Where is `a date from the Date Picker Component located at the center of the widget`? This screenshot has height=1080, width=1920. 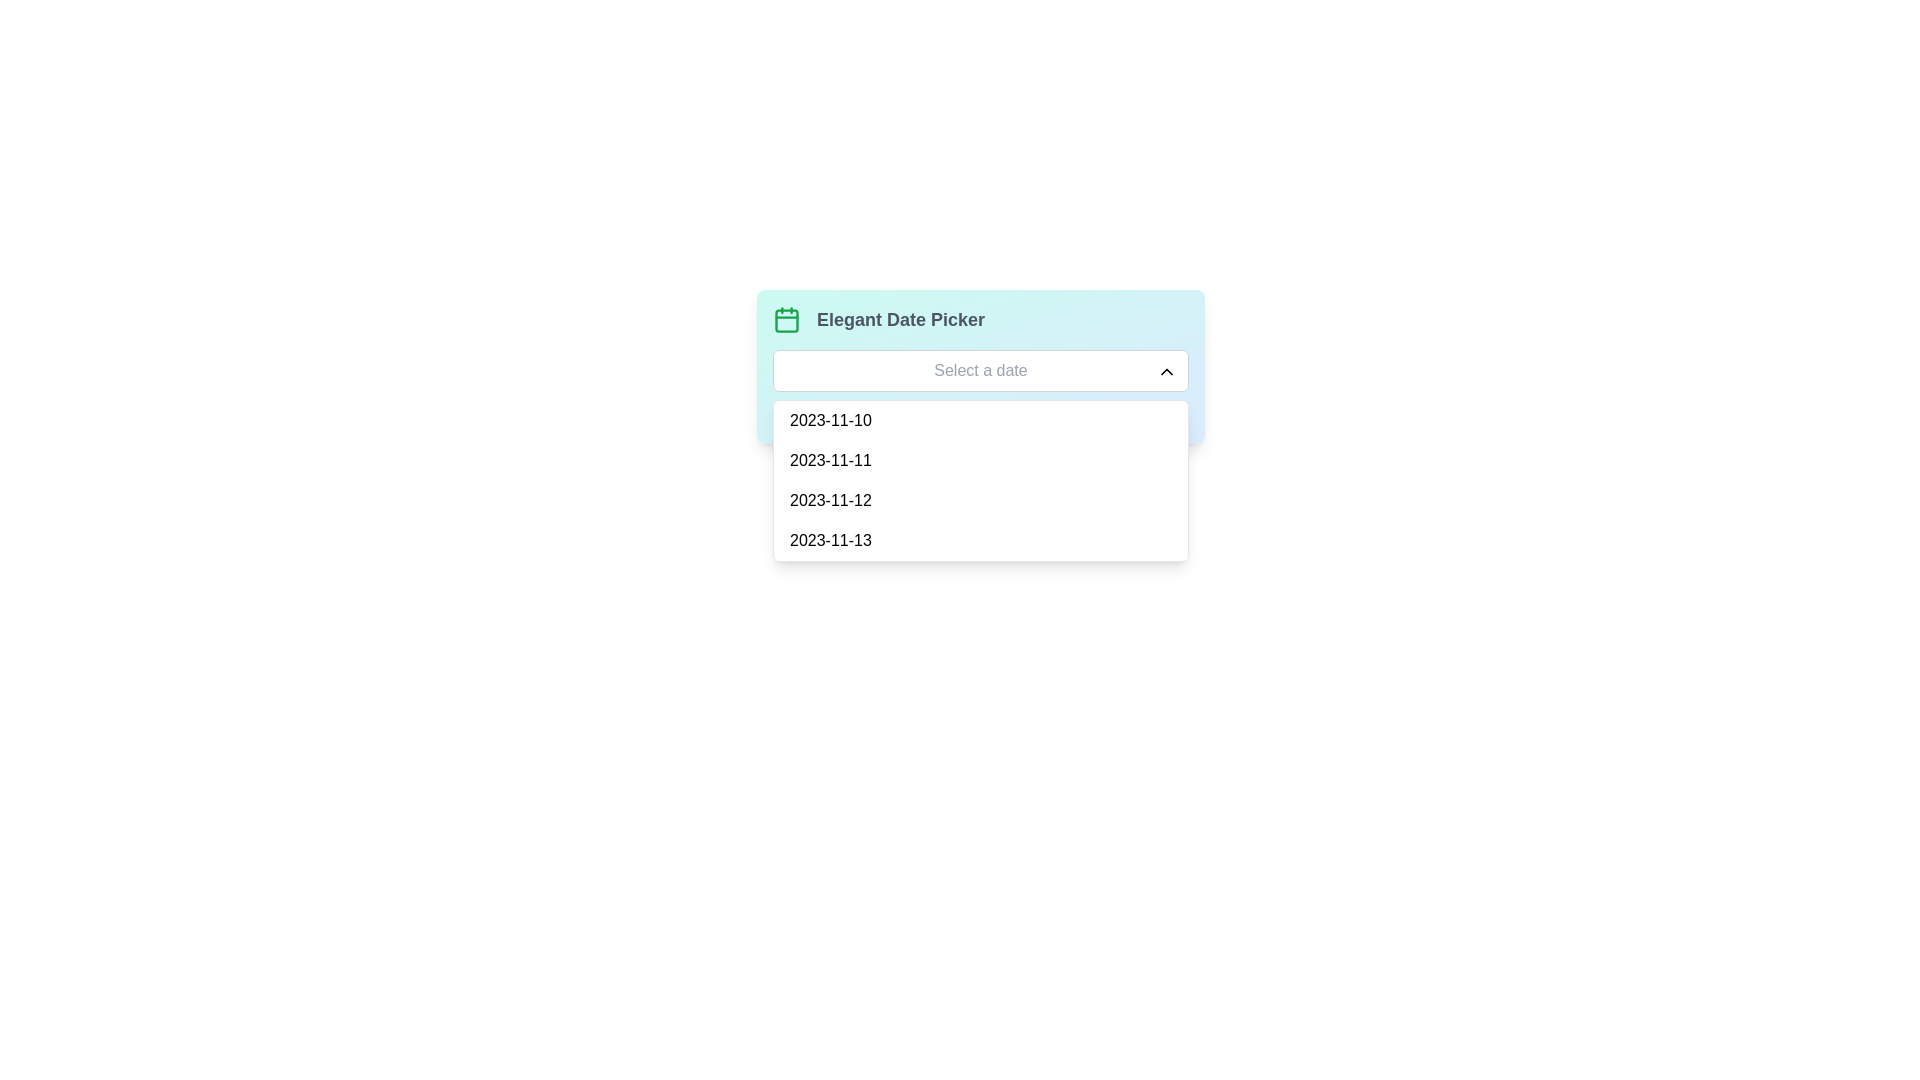 a date from the Date Picker Component located at the center of the widget is located at coordinates (980, 366).